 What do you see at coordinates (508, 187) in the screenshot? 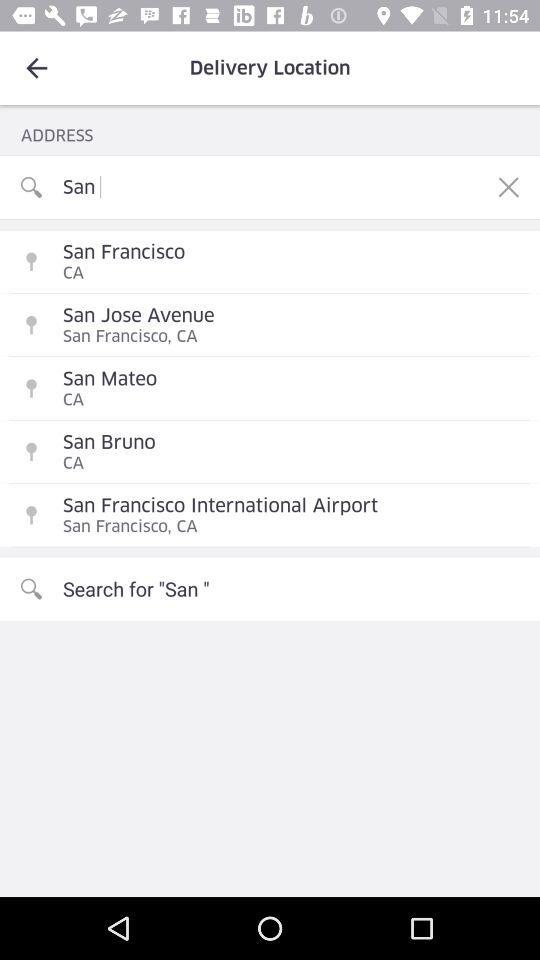
I see `the icon at the top right corner` at bounding box center [508, 187].